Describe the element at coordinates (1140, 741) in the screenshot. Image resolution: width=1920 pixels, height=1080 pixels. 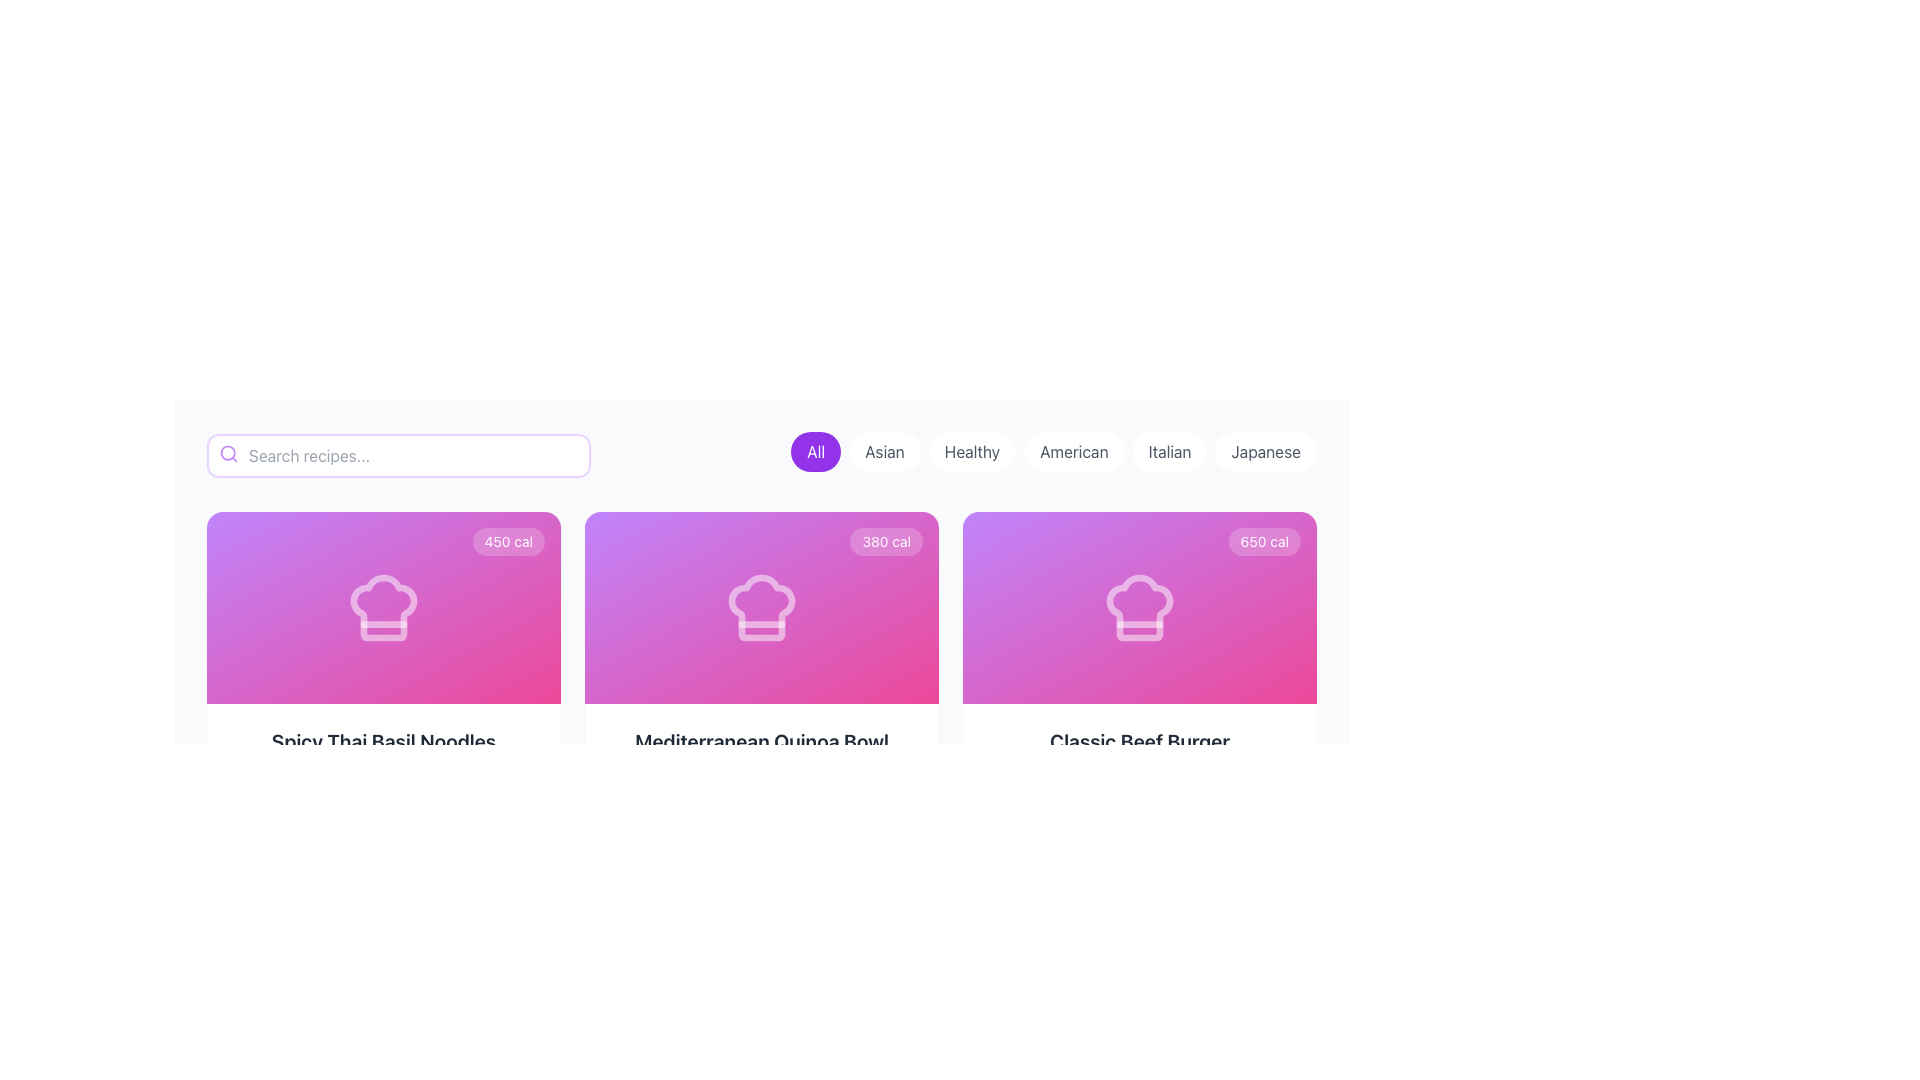
I see `the text label for 'Classic Beef Burger' positioned at the center-bottom of its recipe card, directly beneath the associated food image` at that location.